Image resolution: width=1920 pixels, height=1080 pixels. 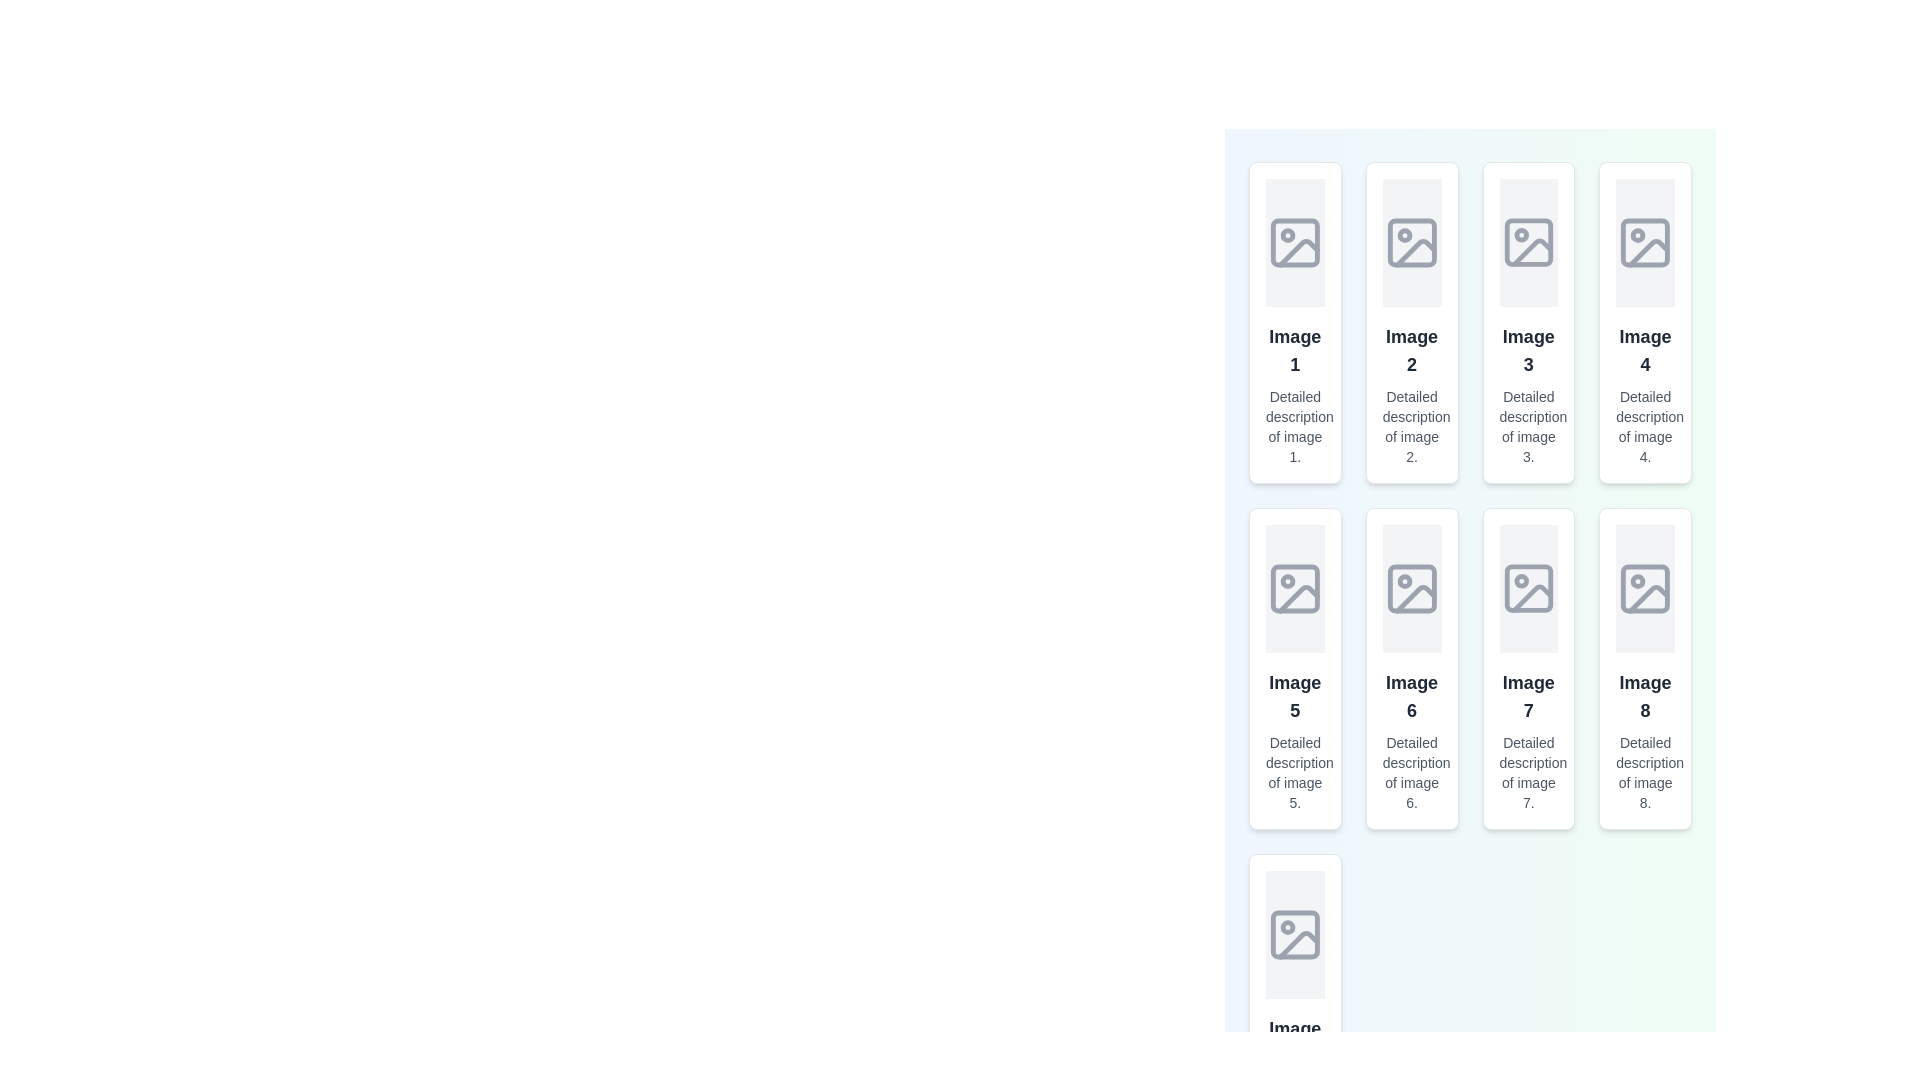 I want to click on the Decorative box located in the upper-left part of an image placeholder icon, which is styled with a light gray fill and has rounded corners, so click(x=1295, y=242).